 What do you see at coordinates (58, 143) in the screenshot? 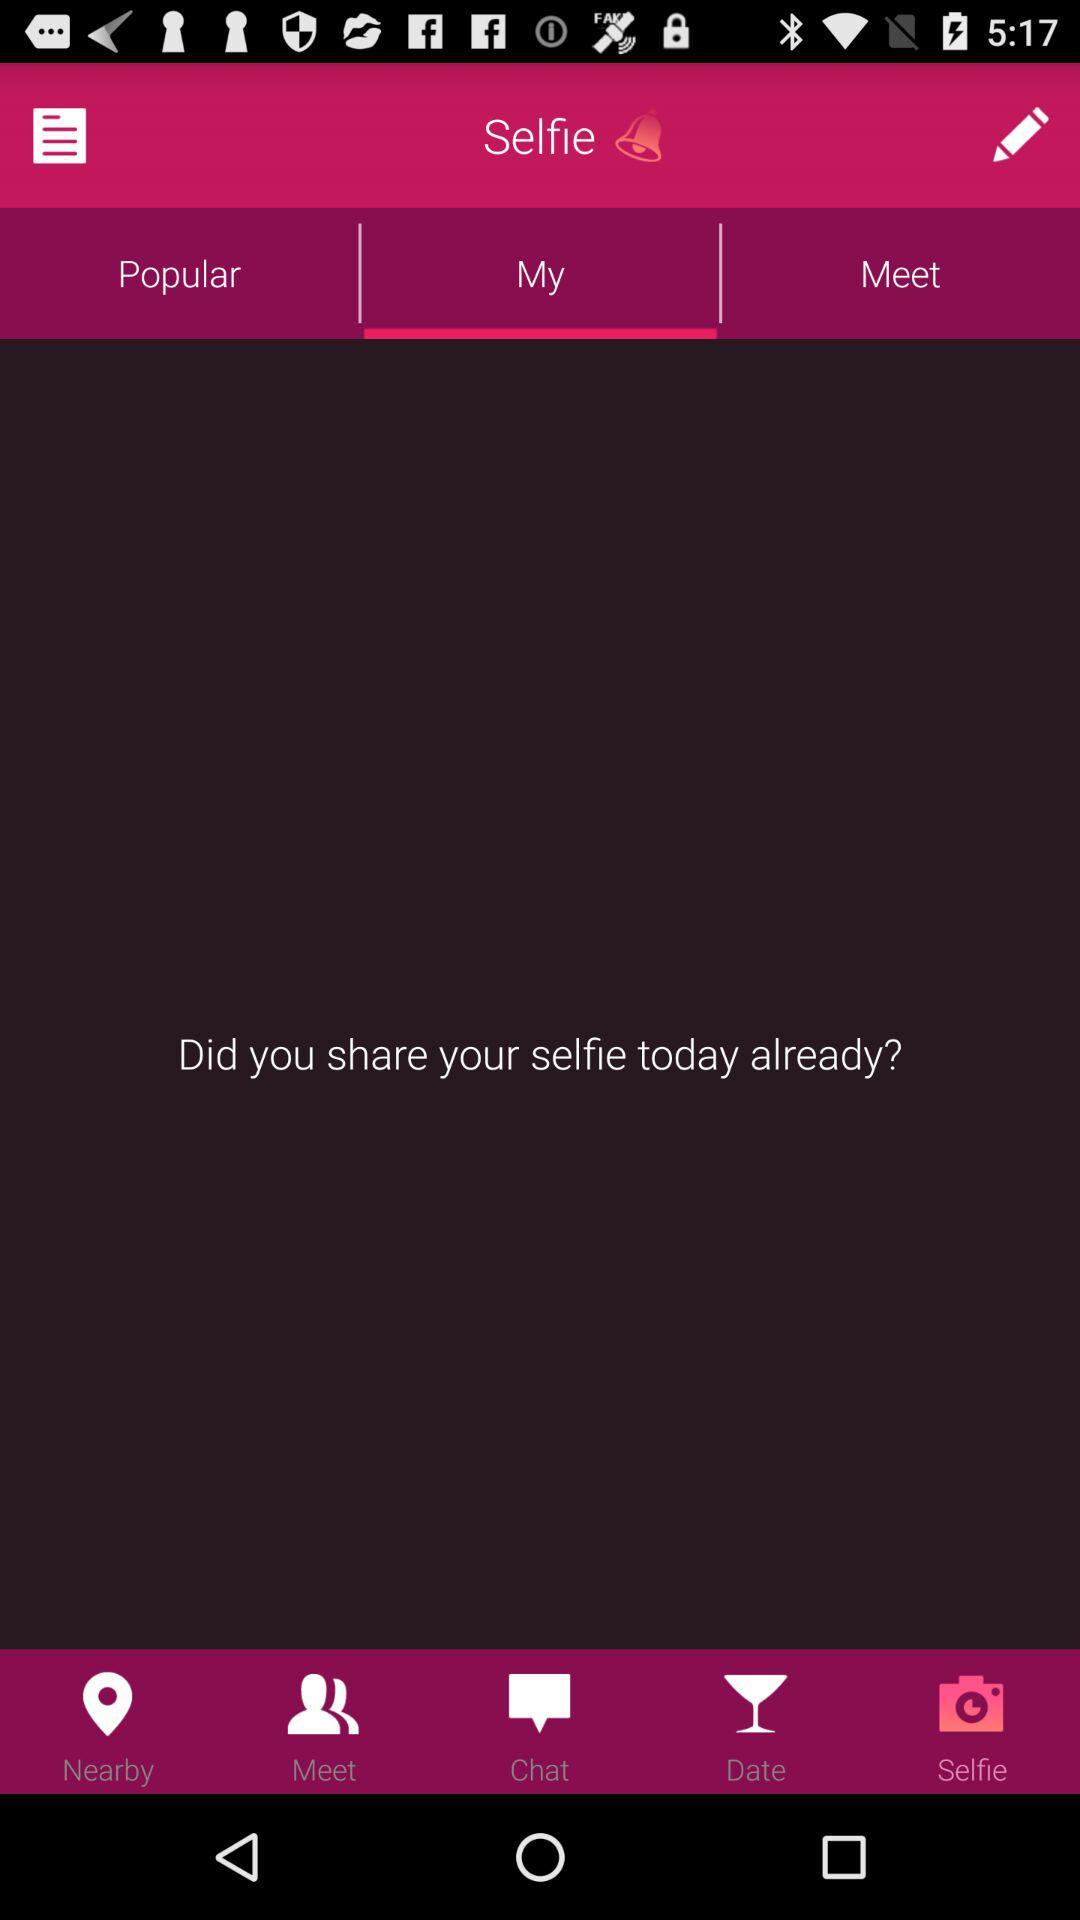
I see `the description icon` at bounding box center [58, 143].